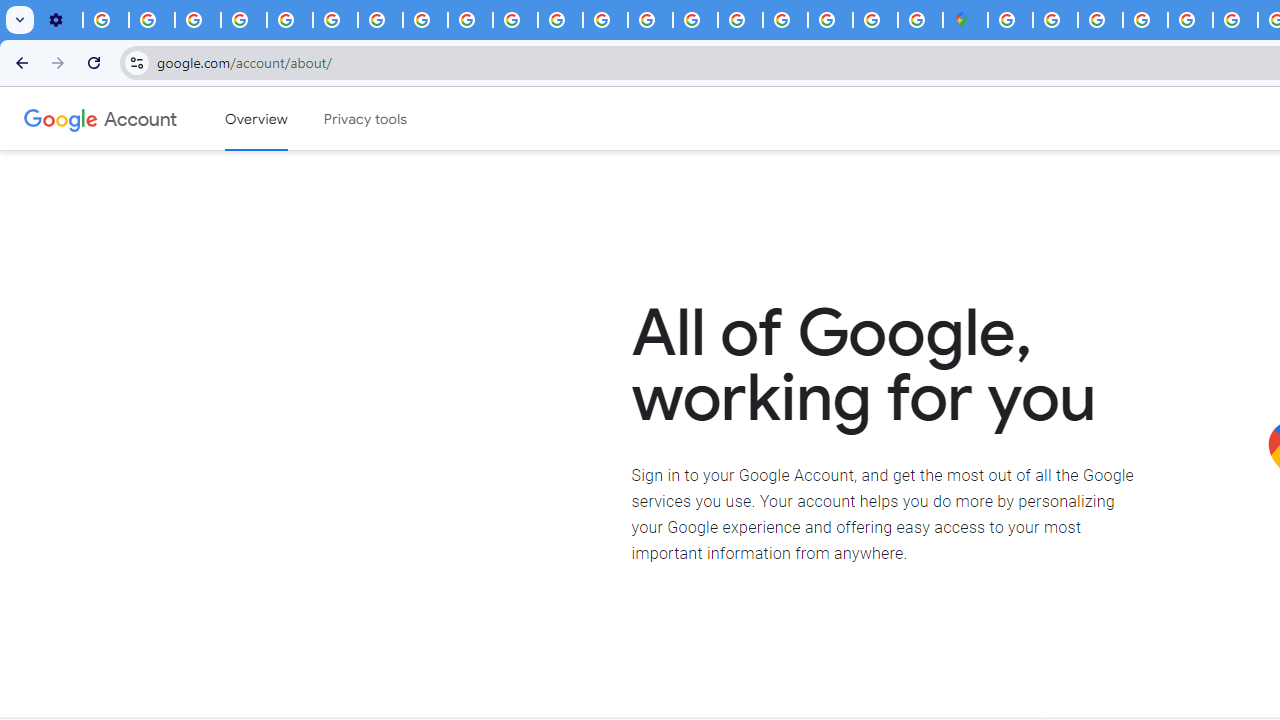 This screenshot has width=1280, height=720. Describe the element at coordinates (135, 61) in the screenshot. I see `'View site information'` at that location.